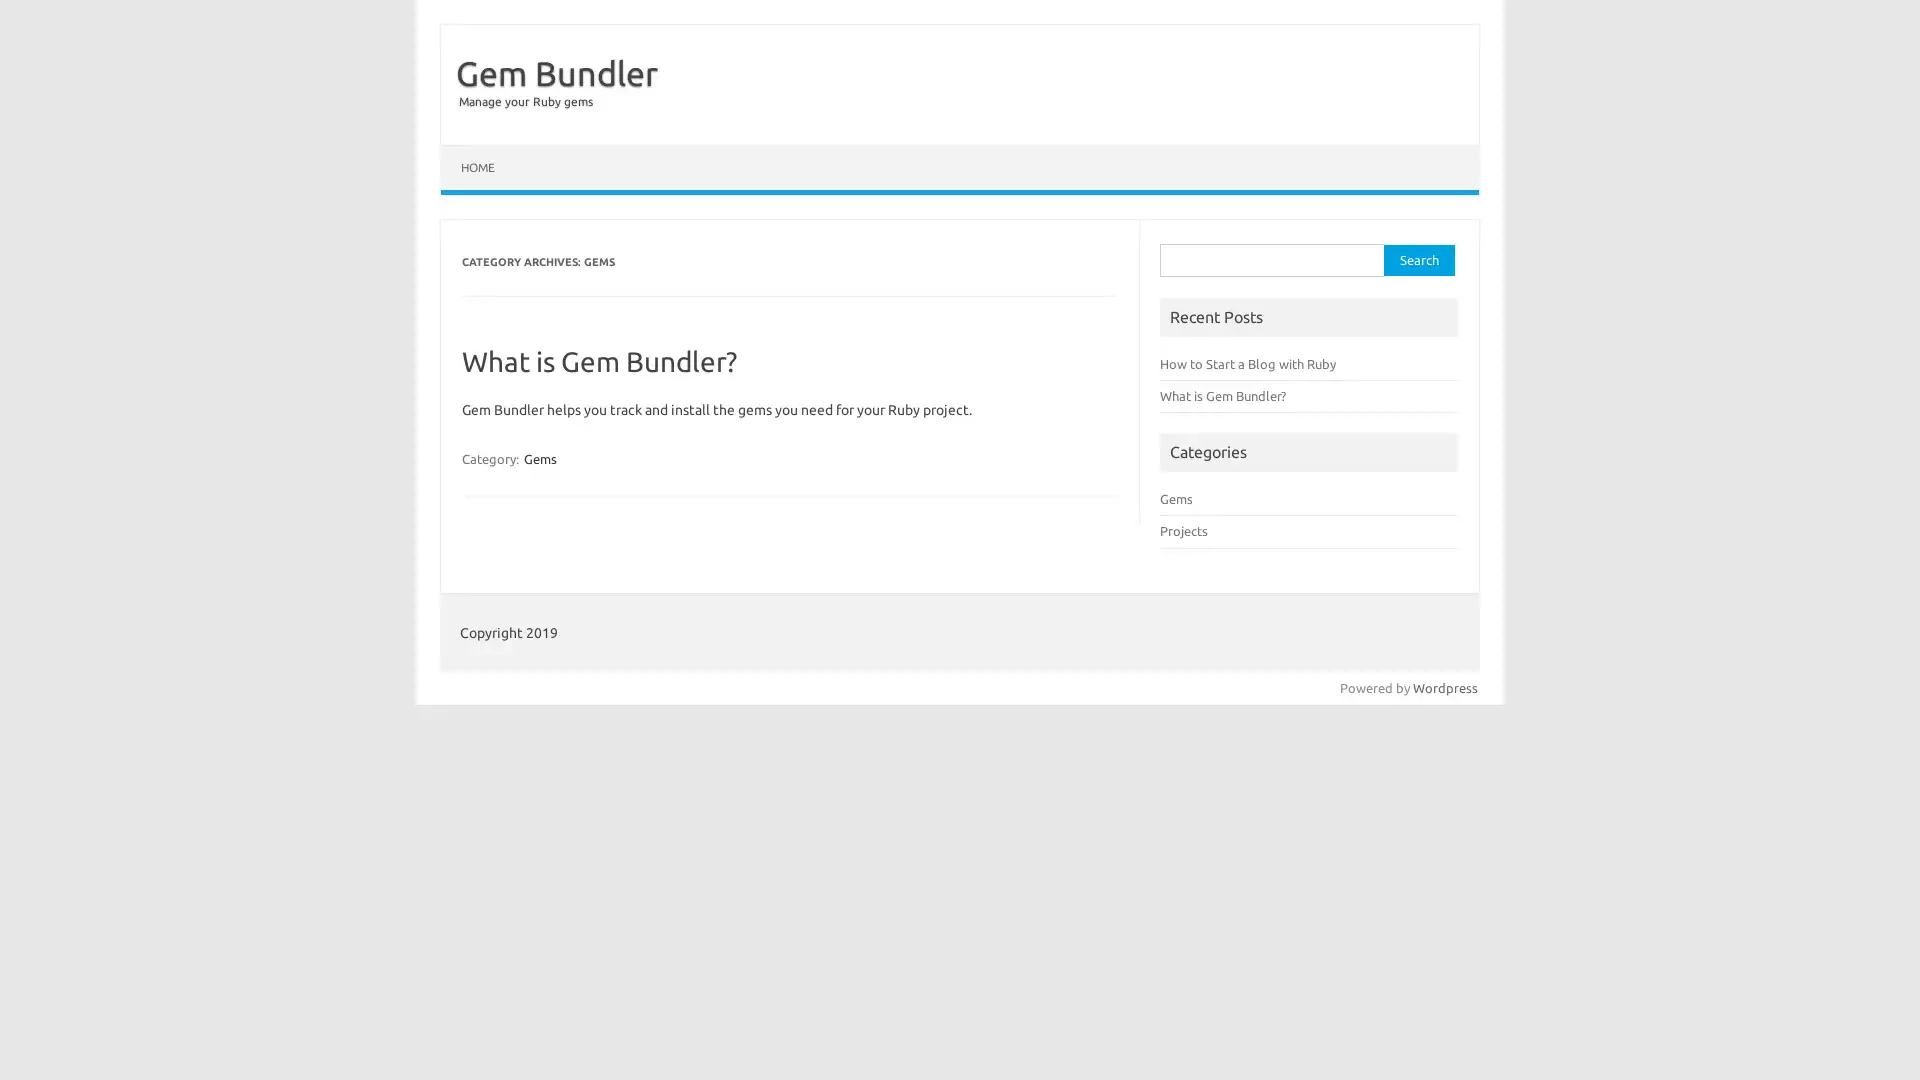  Describe the element at coordinates (1418, 259) in the screenshot. I see `Search` at that location.